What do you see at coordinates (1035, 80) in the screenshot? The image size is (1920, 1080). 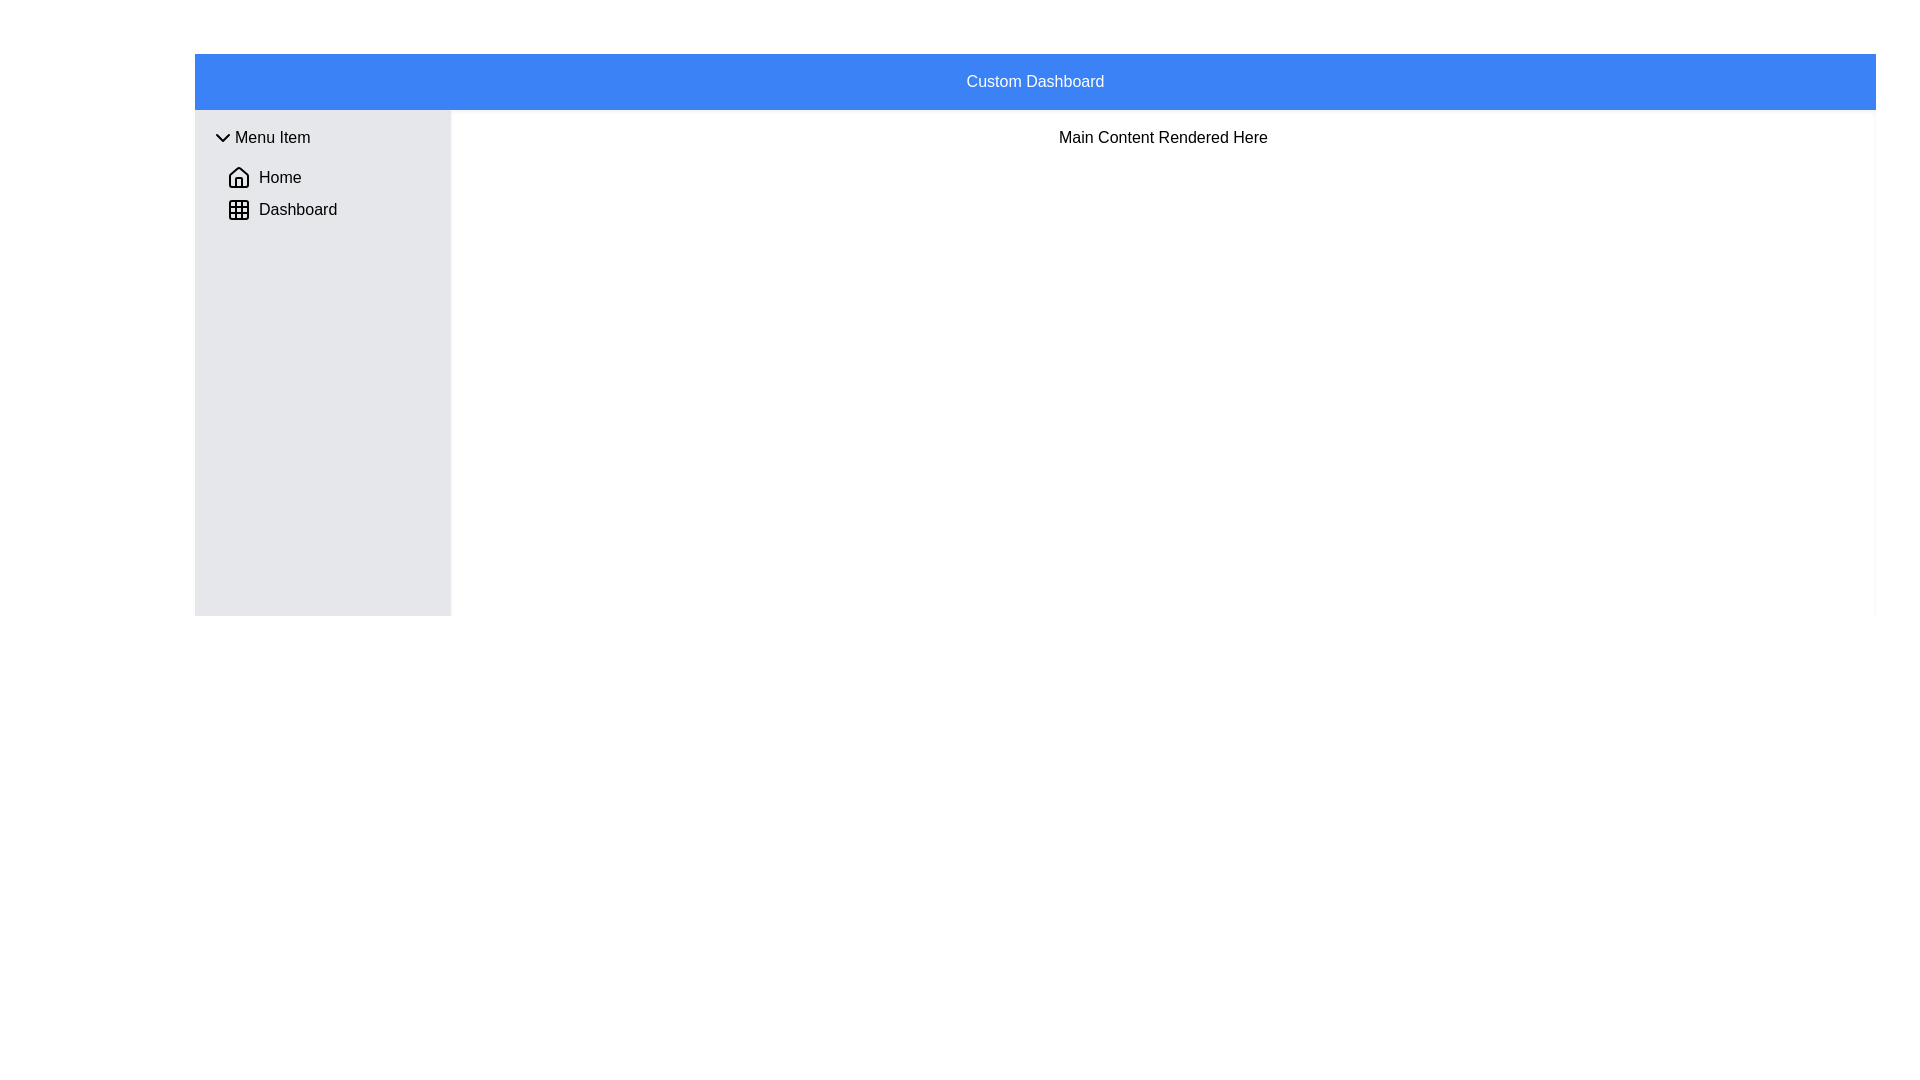 I see `the static text element with a blue background and white text reading 'Custom Dashboard' located at the top of the interface` at bounding box center [1035, 80].